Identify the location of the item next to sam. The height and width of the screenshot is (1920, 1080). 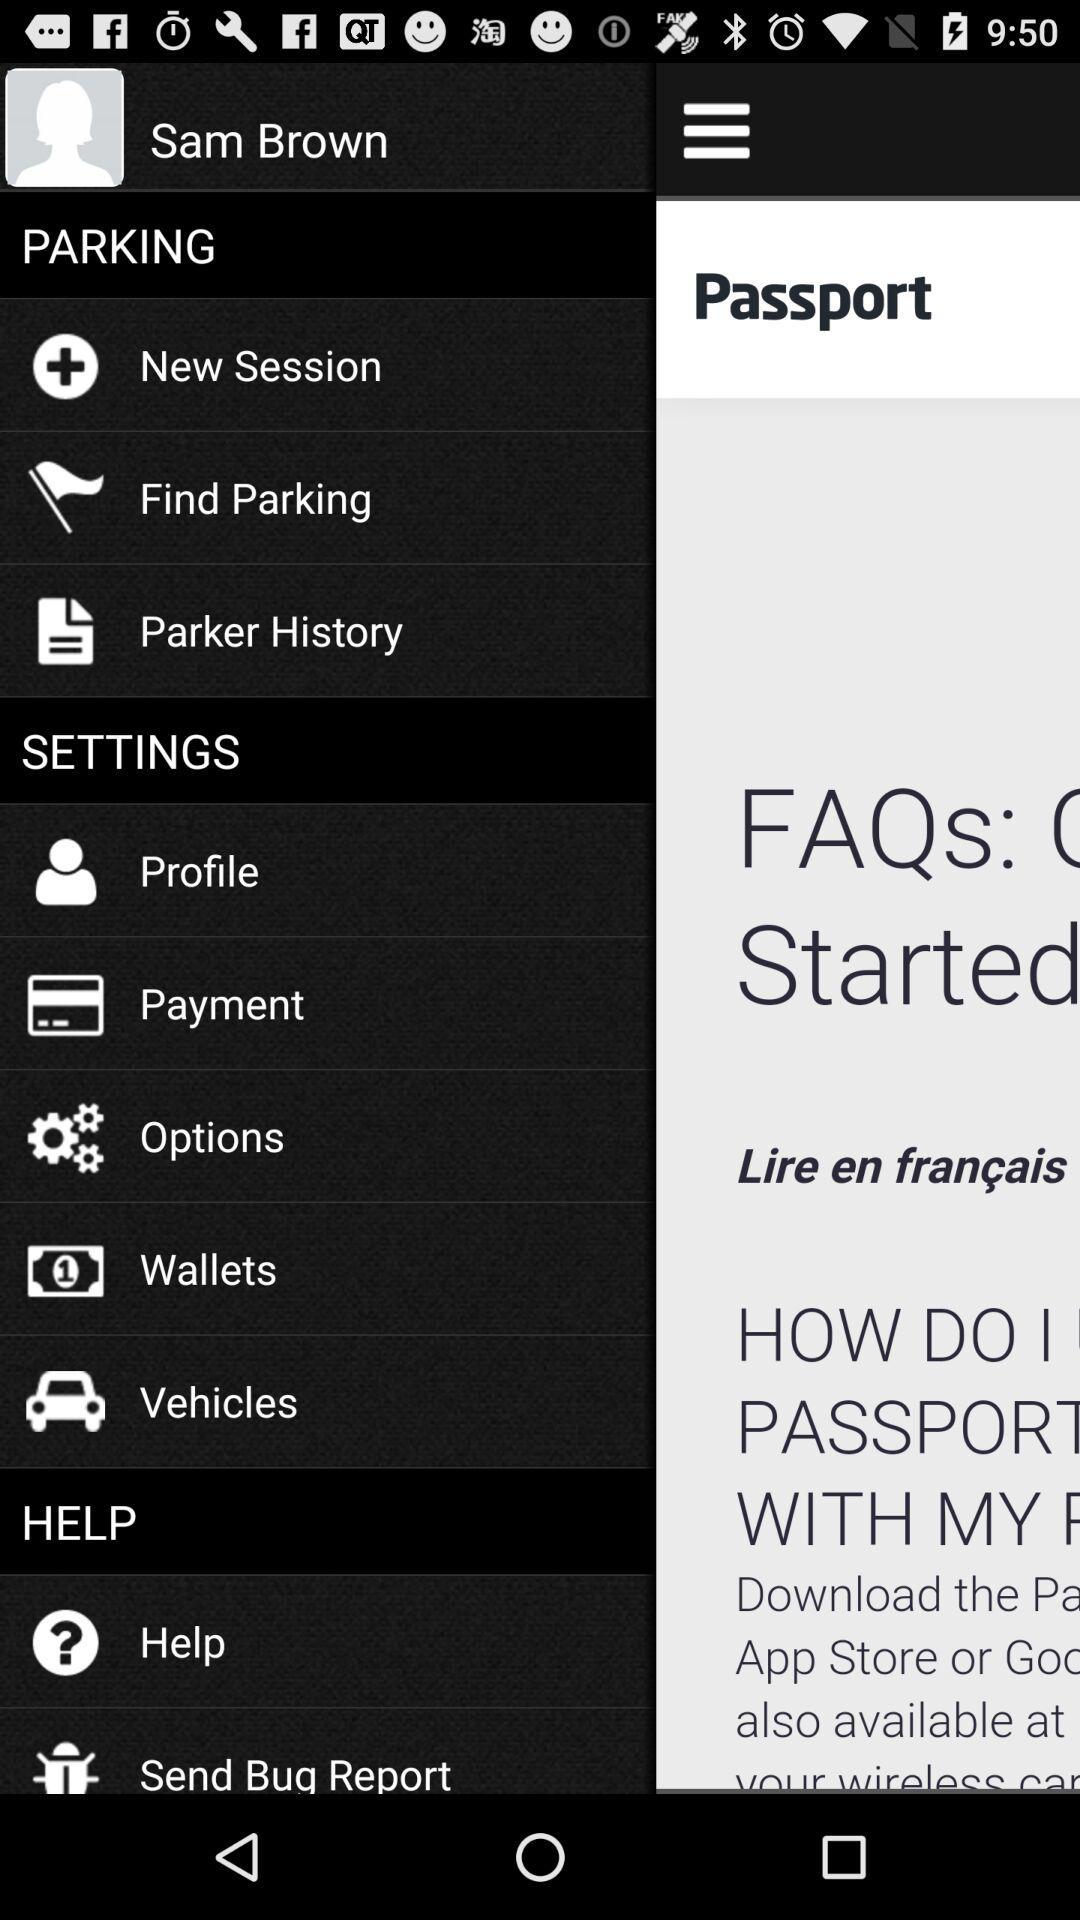
(715, 128).